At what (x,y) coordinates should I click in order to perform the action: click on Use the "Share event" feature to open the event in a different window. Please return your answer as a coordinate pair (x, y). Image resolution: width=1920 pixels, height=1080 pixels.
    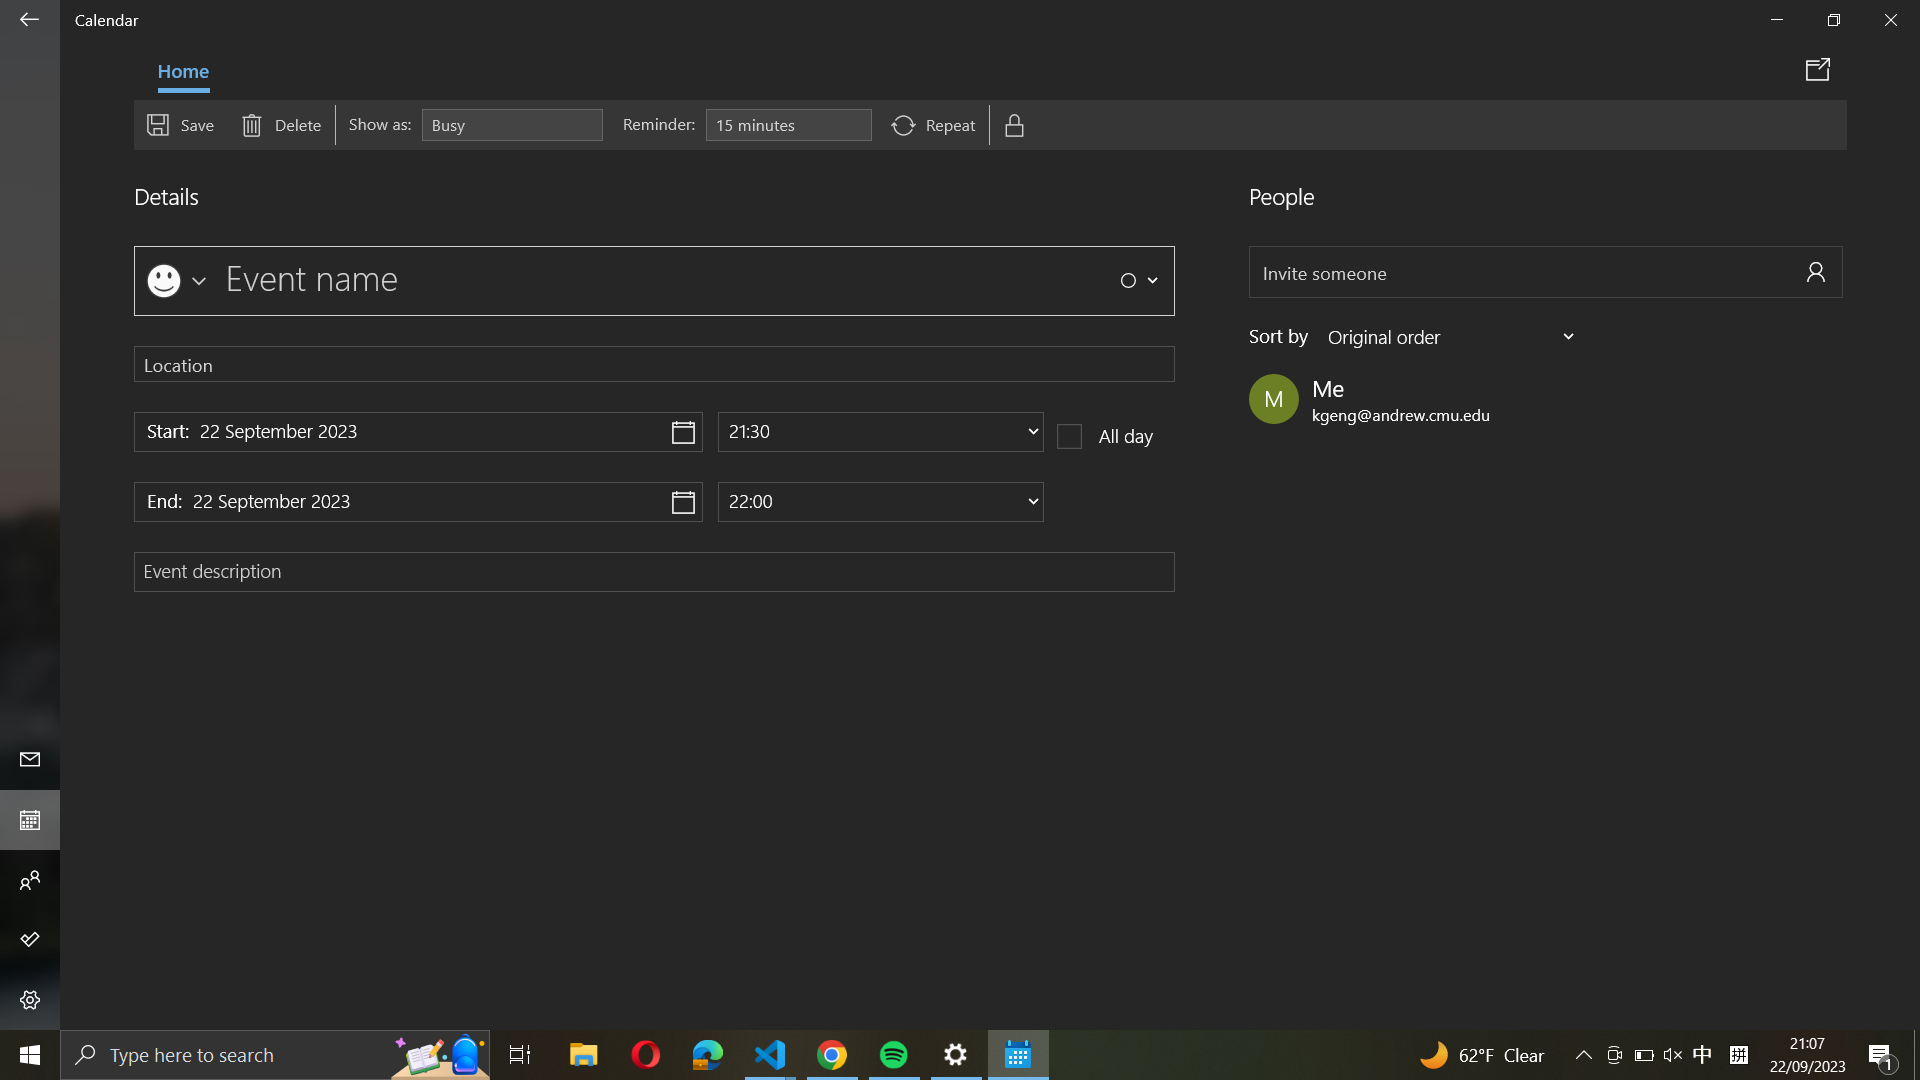
    Looking at the image, I should click on (1821, 68).